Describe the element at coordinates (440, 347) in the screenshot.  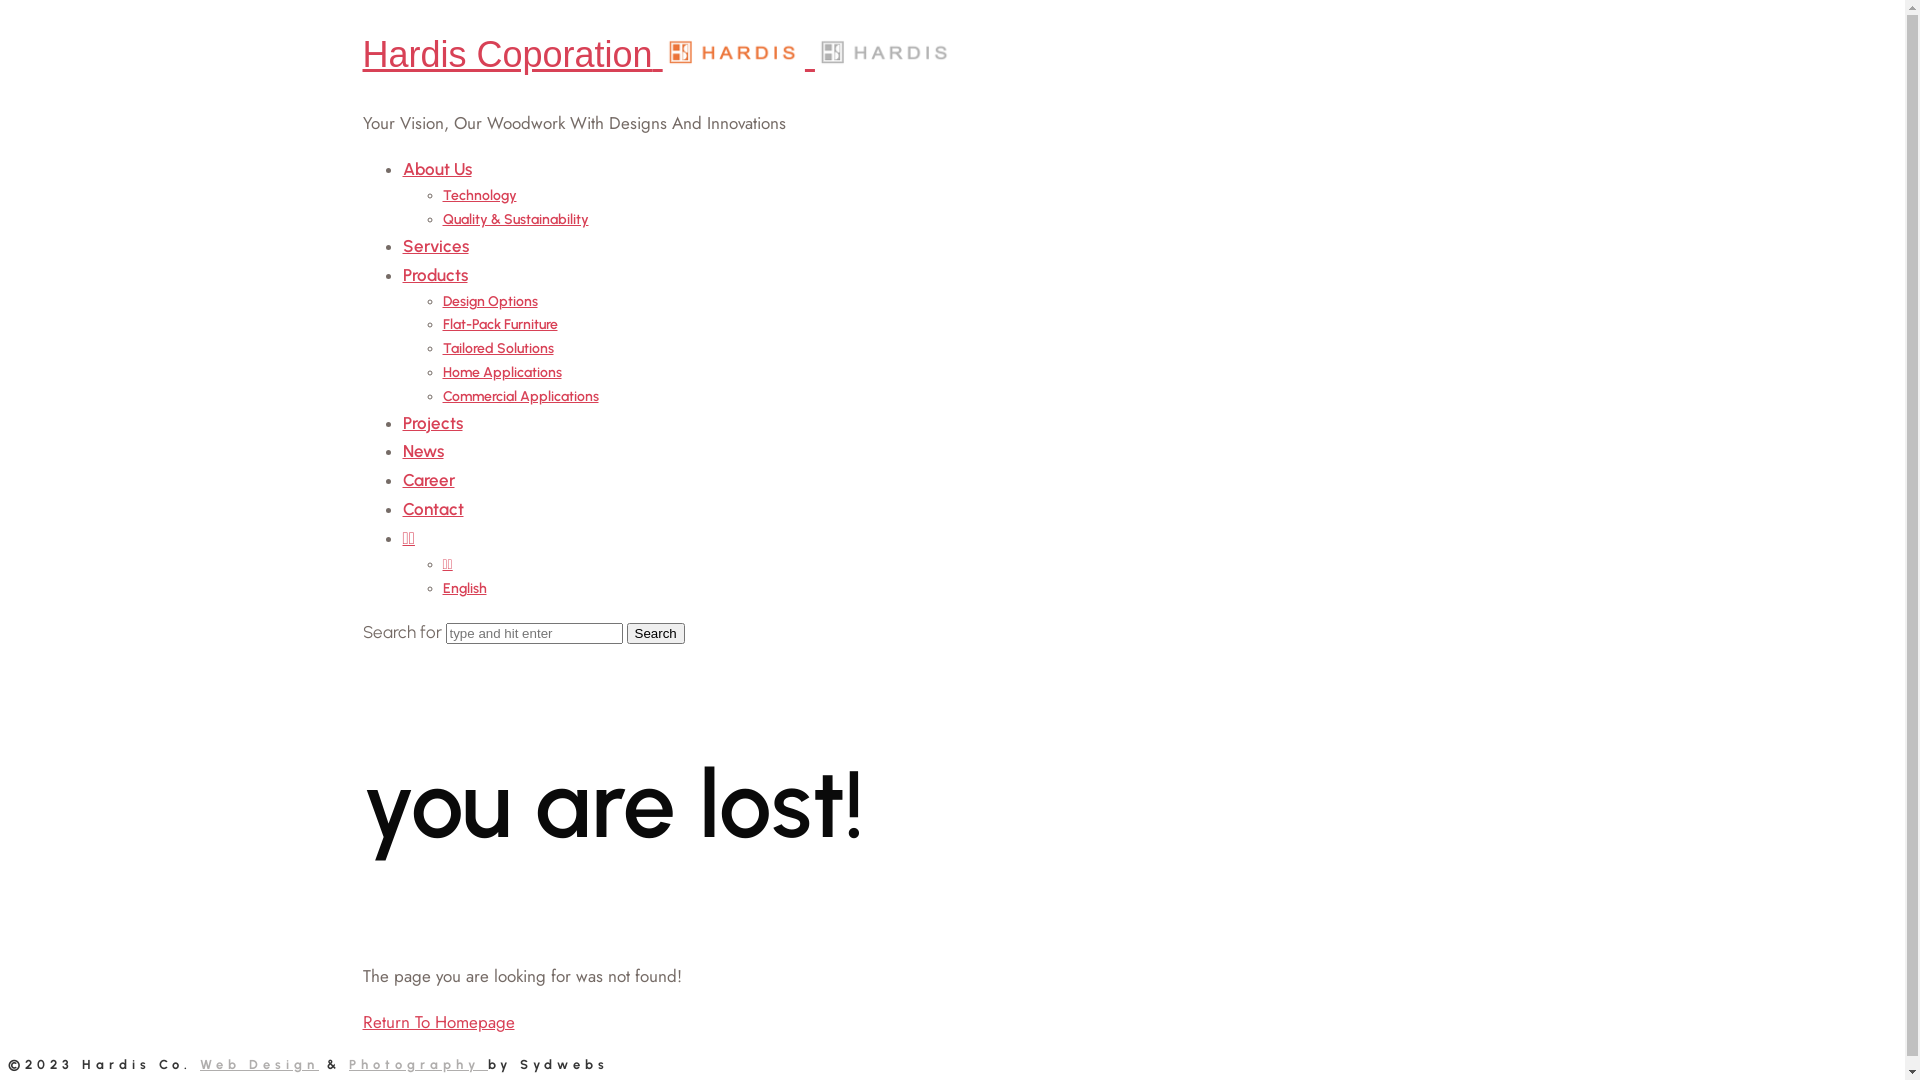
I see `'Tailored Solutions'` at that location.